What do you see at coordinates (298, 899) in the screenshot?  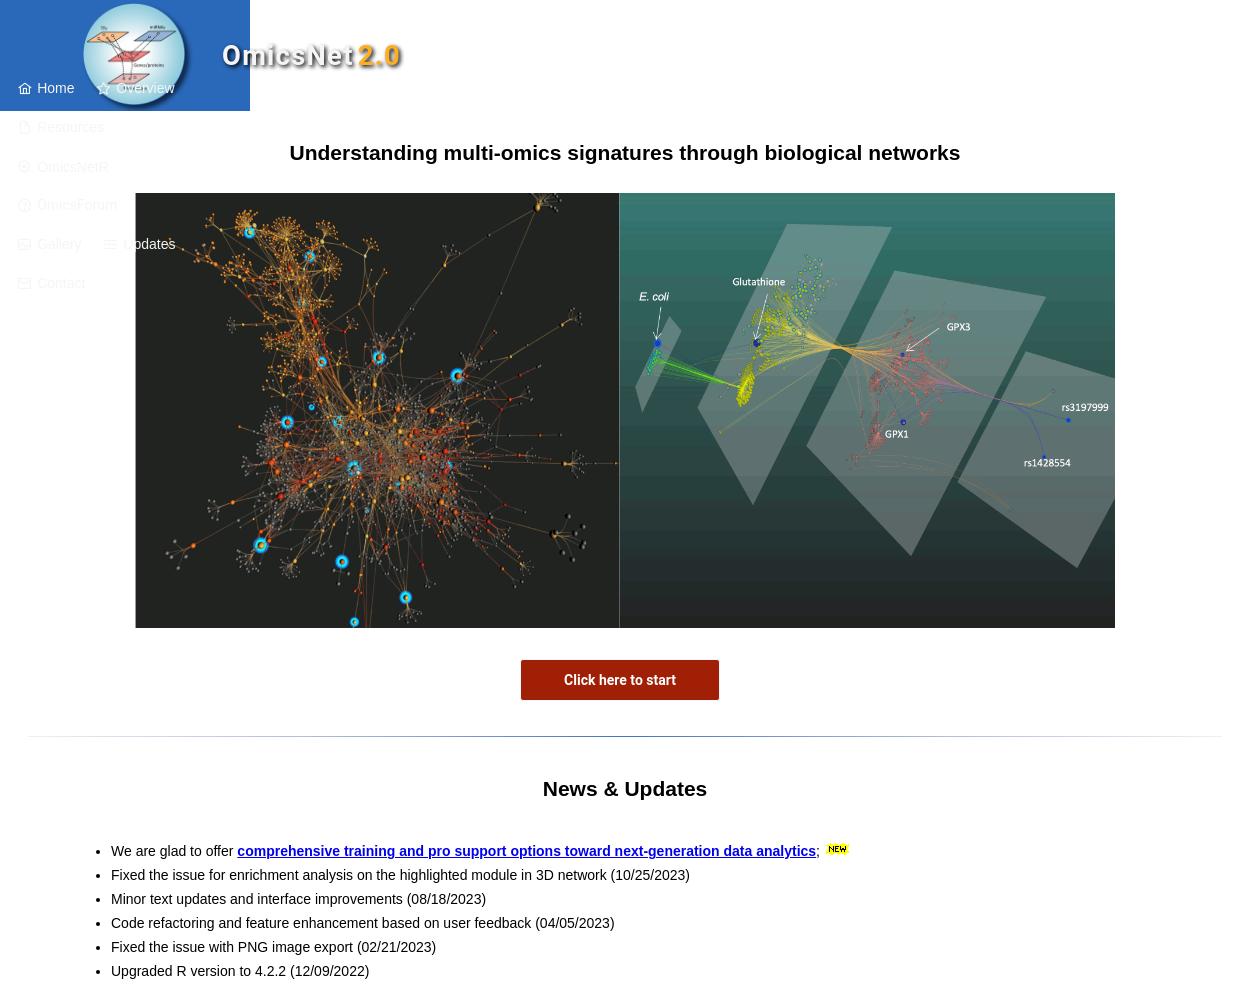 I see `'Minor text updates and interface improvements  (08/18/2023)'` at bounding box center [298, 899].